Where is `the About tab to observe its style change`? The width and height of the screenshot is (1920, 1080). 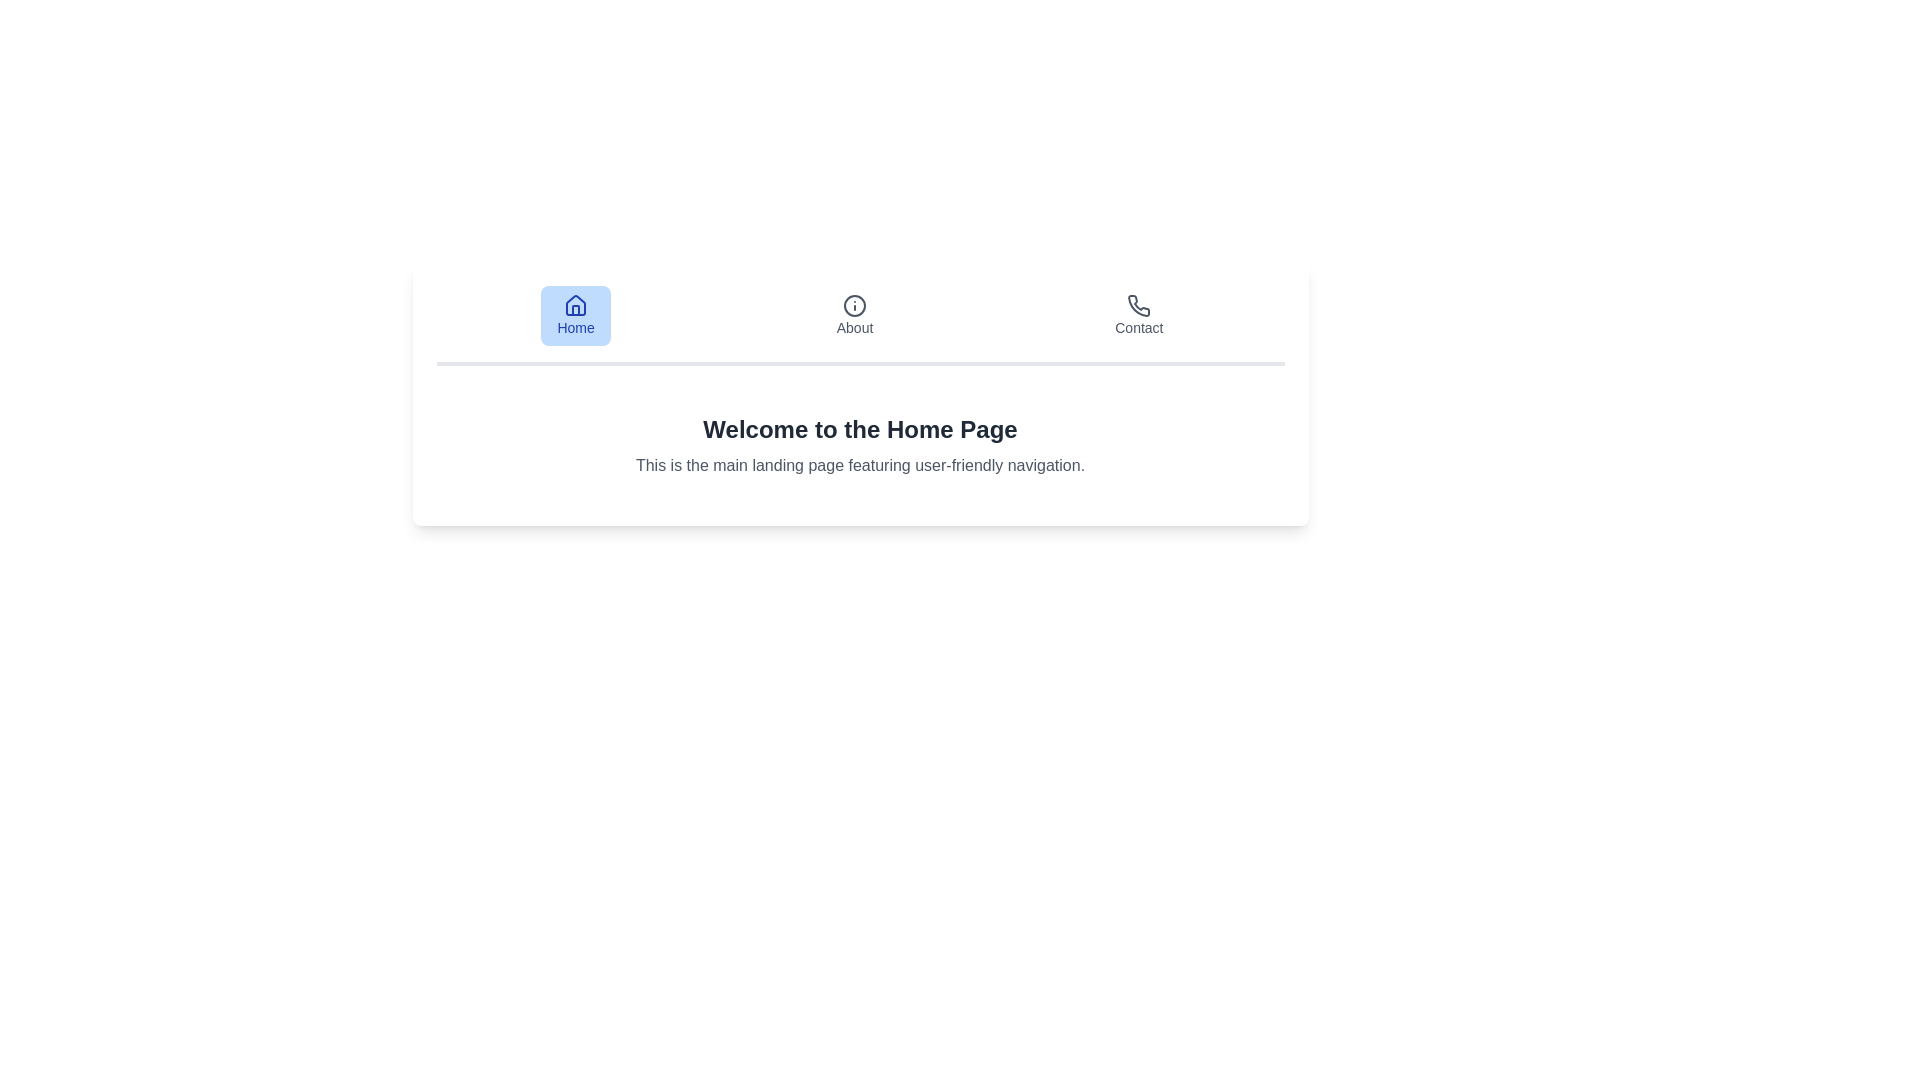
the About tab to observe its style change is located at coordinates (854, 315).